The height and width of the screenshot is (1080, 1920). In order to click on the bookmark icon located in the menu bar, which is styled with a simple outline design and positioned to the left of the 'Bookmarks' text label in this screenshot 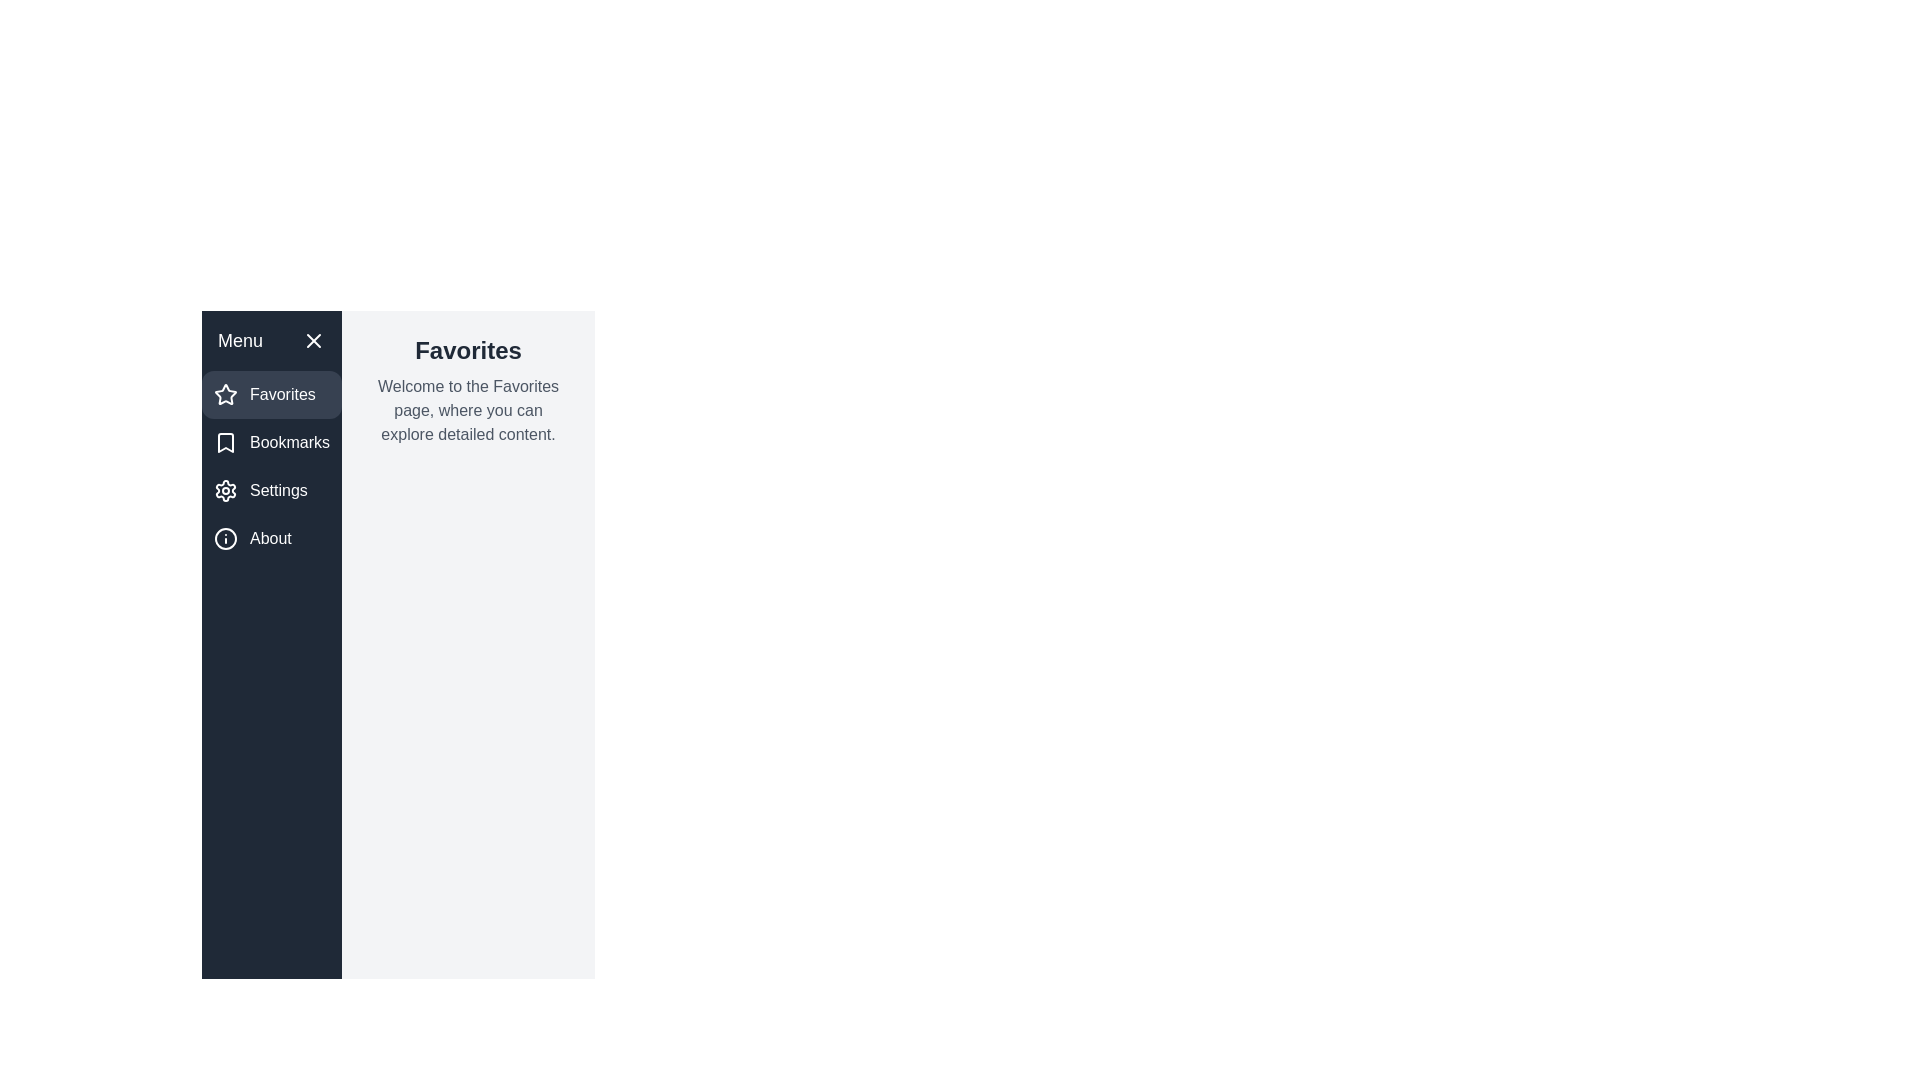, I will do `click(225, 442)`.